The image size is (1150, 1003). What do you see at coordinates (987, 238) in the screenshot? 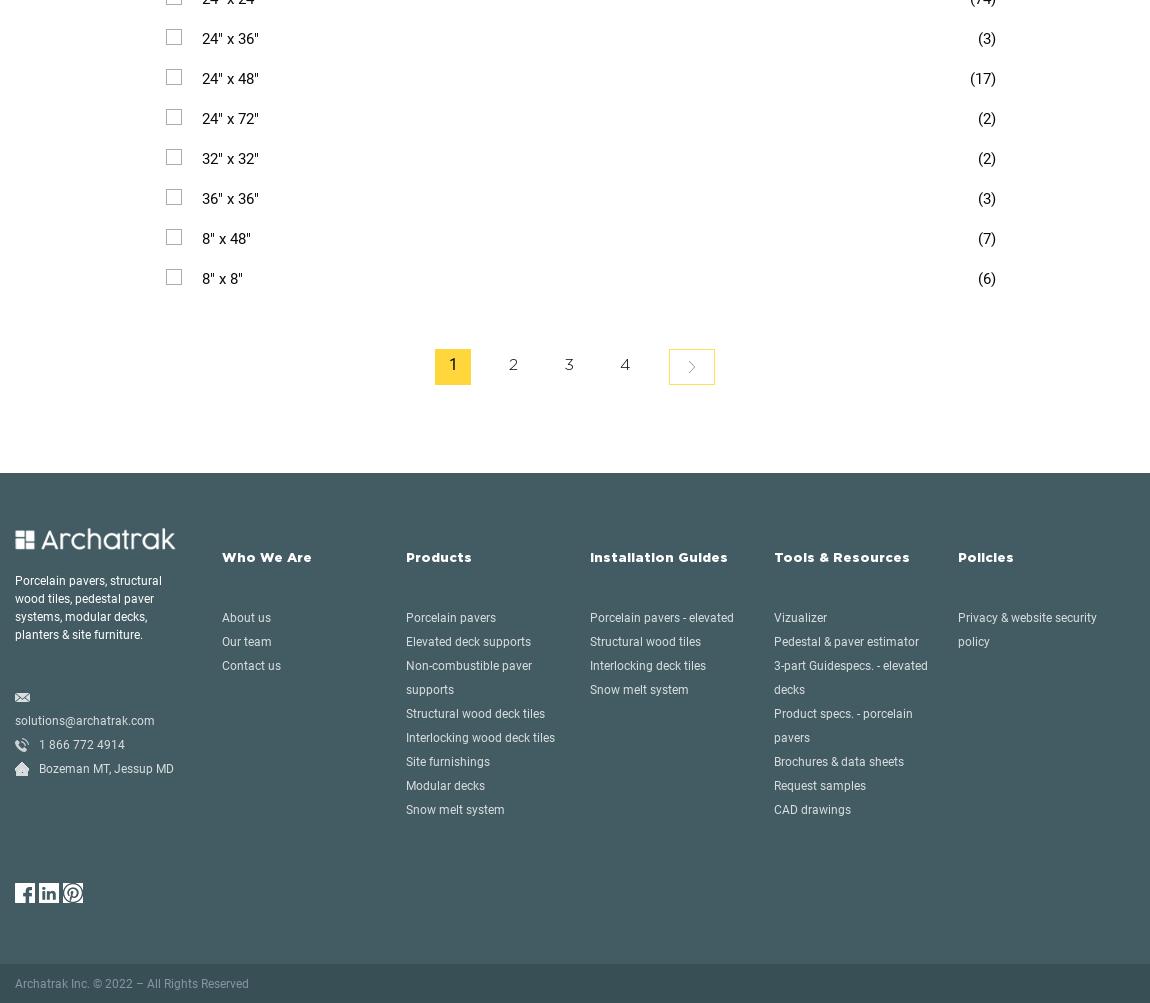
I see `'(7)'` at bounding box center [987, 238].